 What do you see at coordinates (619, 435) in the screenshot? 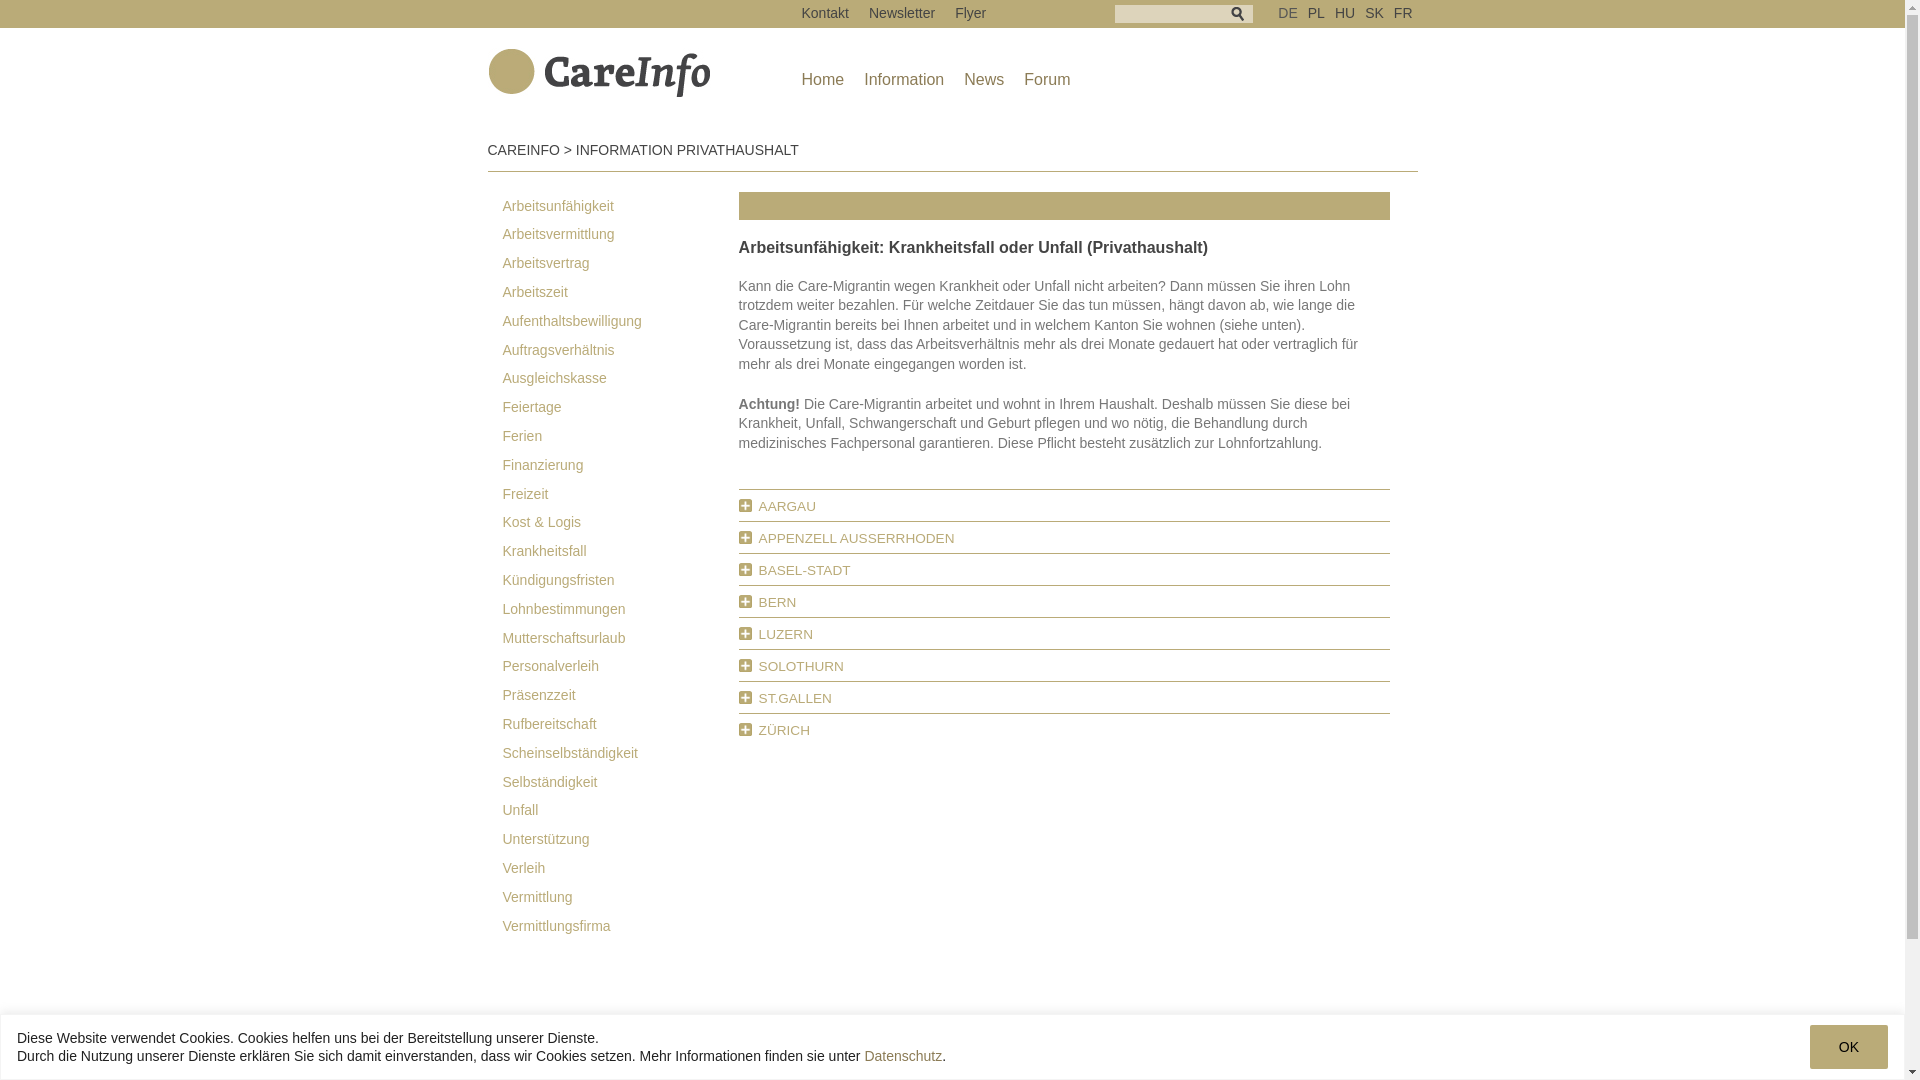
I see `'Ferien'` at bounding box center [619, 435].